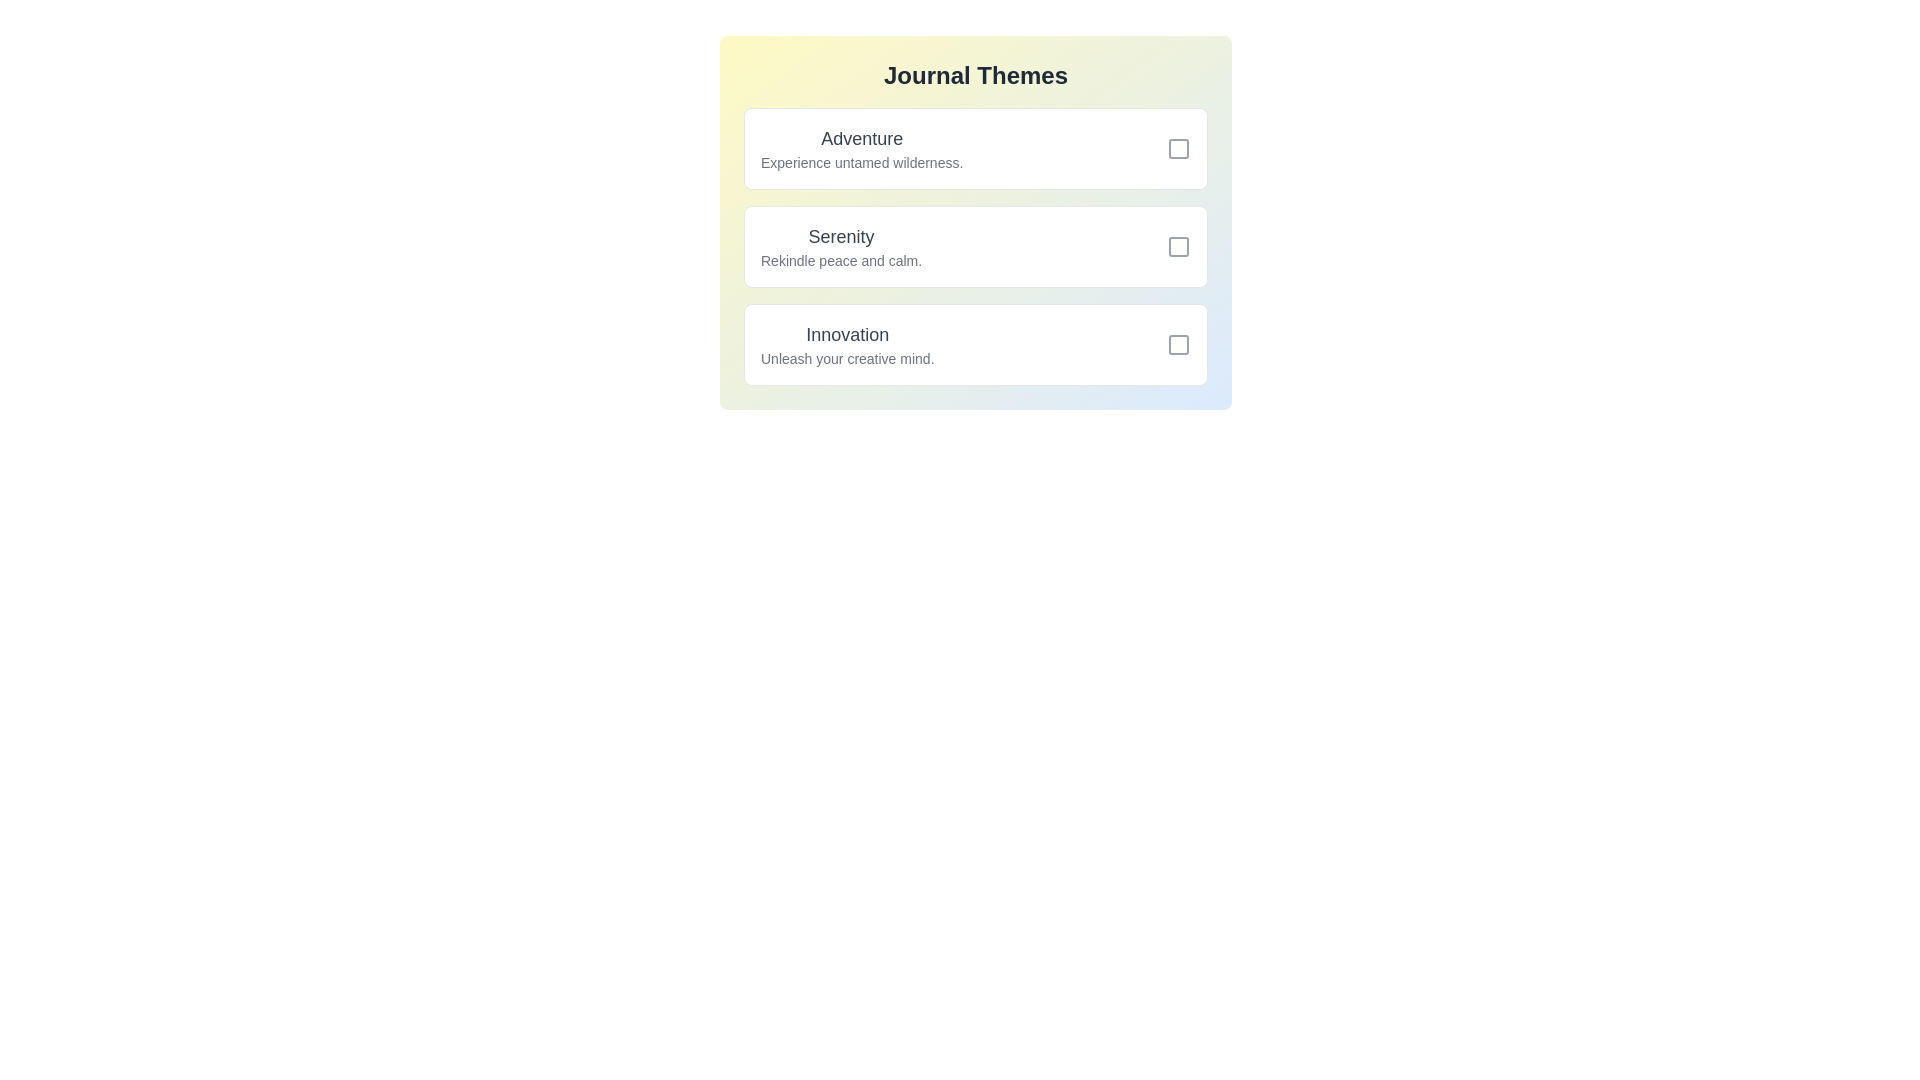 The width and height of the screenshot is (1920, 1080). I want to click on the Text Display Element displaying the word 'Adventure', which is styled in bold and larger font, located at the top of the vertical list within the 'Journal Themes', so click(862, 137).